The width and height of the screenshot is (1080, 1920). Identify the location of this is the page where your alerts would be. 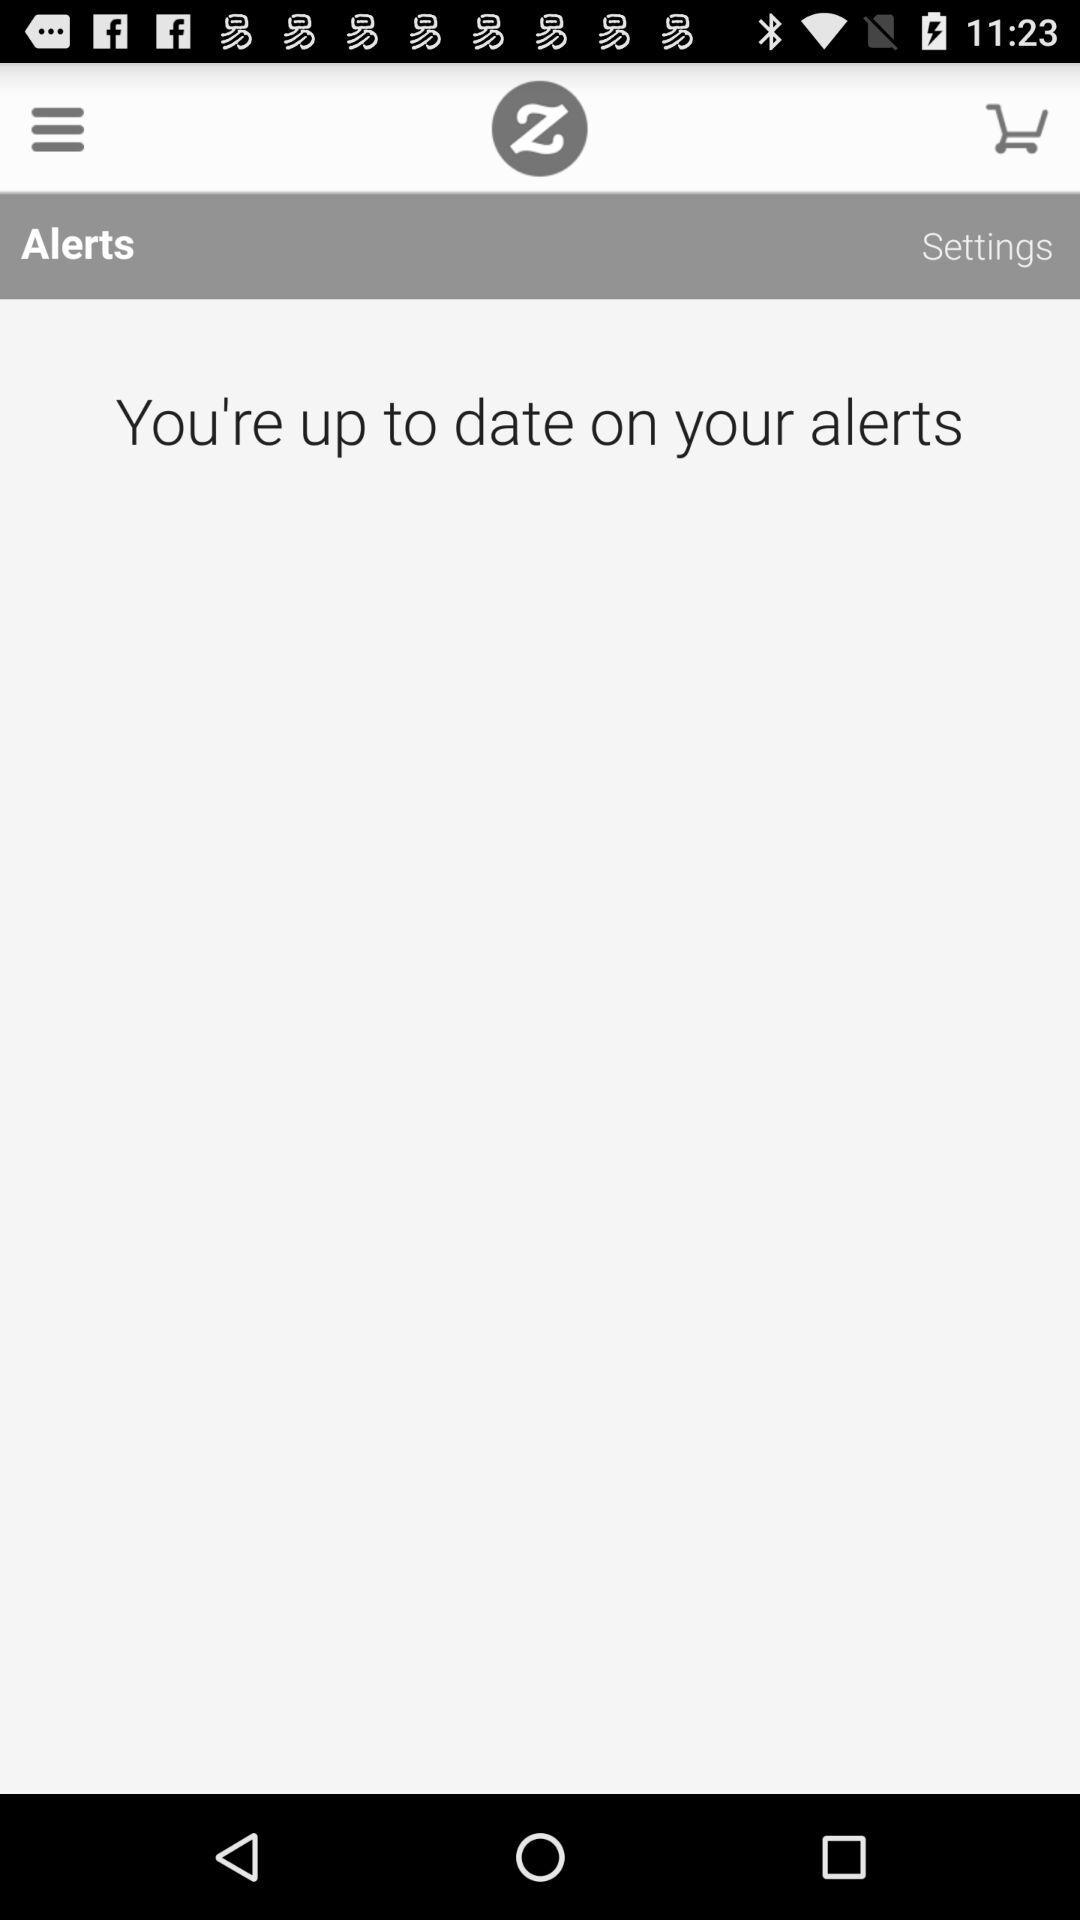
(540, 1045).